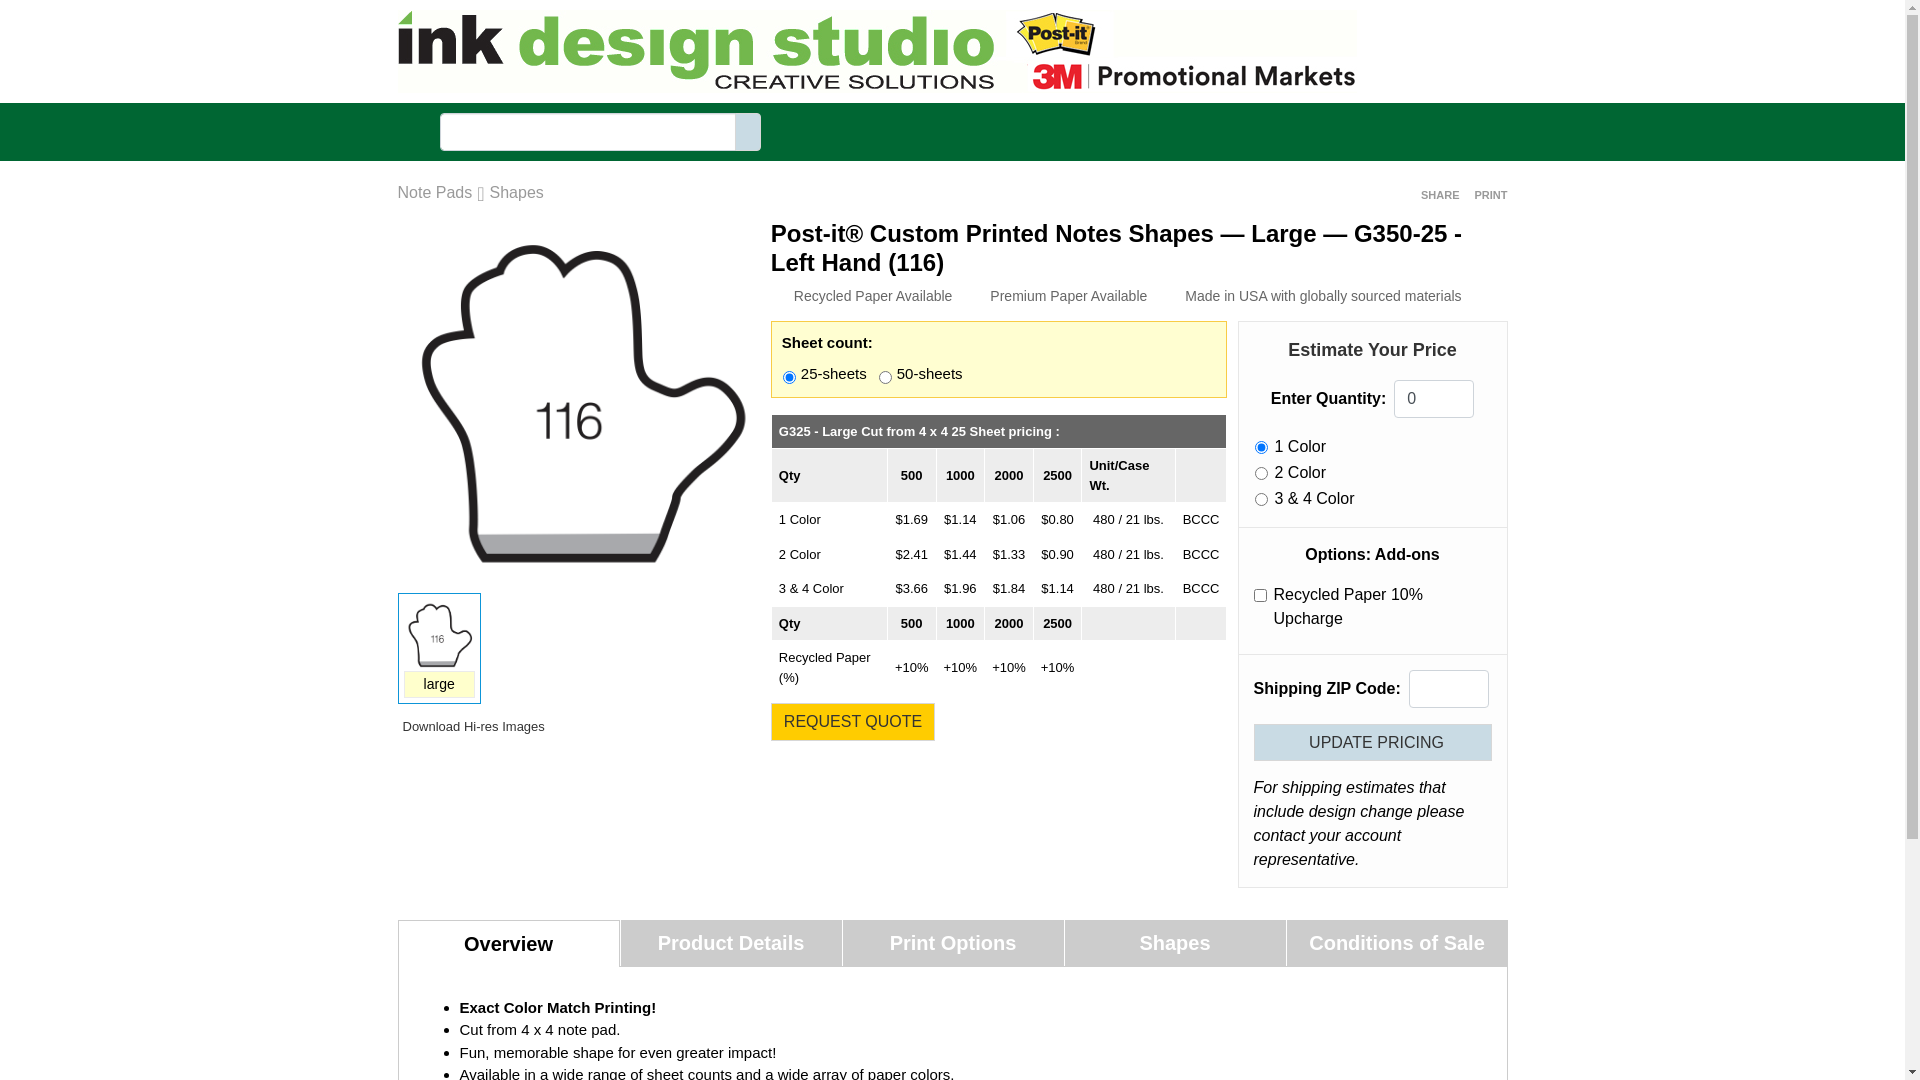 The width and height of the screenshot is (1920, 1080). I want to click on 'UPDATE PRICING', so click(1371, 742).